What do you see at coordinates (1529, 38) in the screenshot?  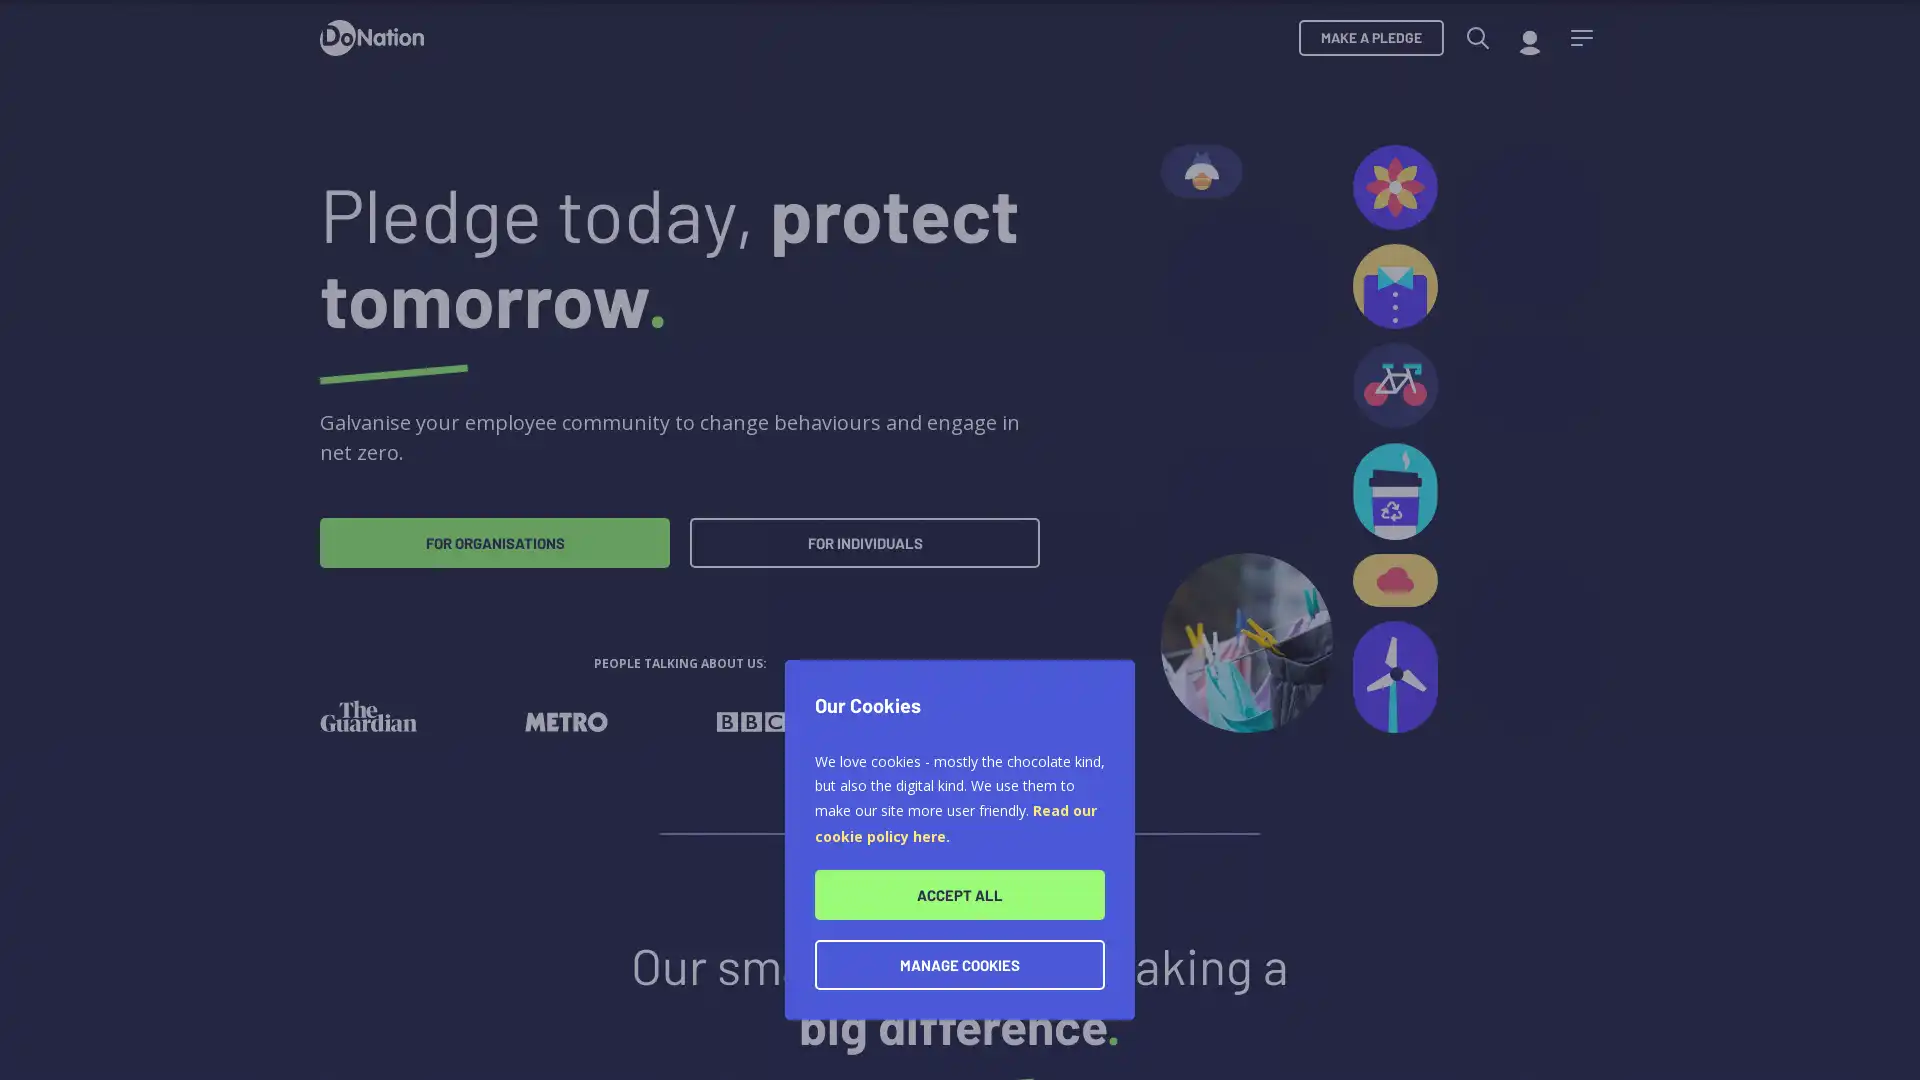 I see `My account` at bounding box center [1529, 38].